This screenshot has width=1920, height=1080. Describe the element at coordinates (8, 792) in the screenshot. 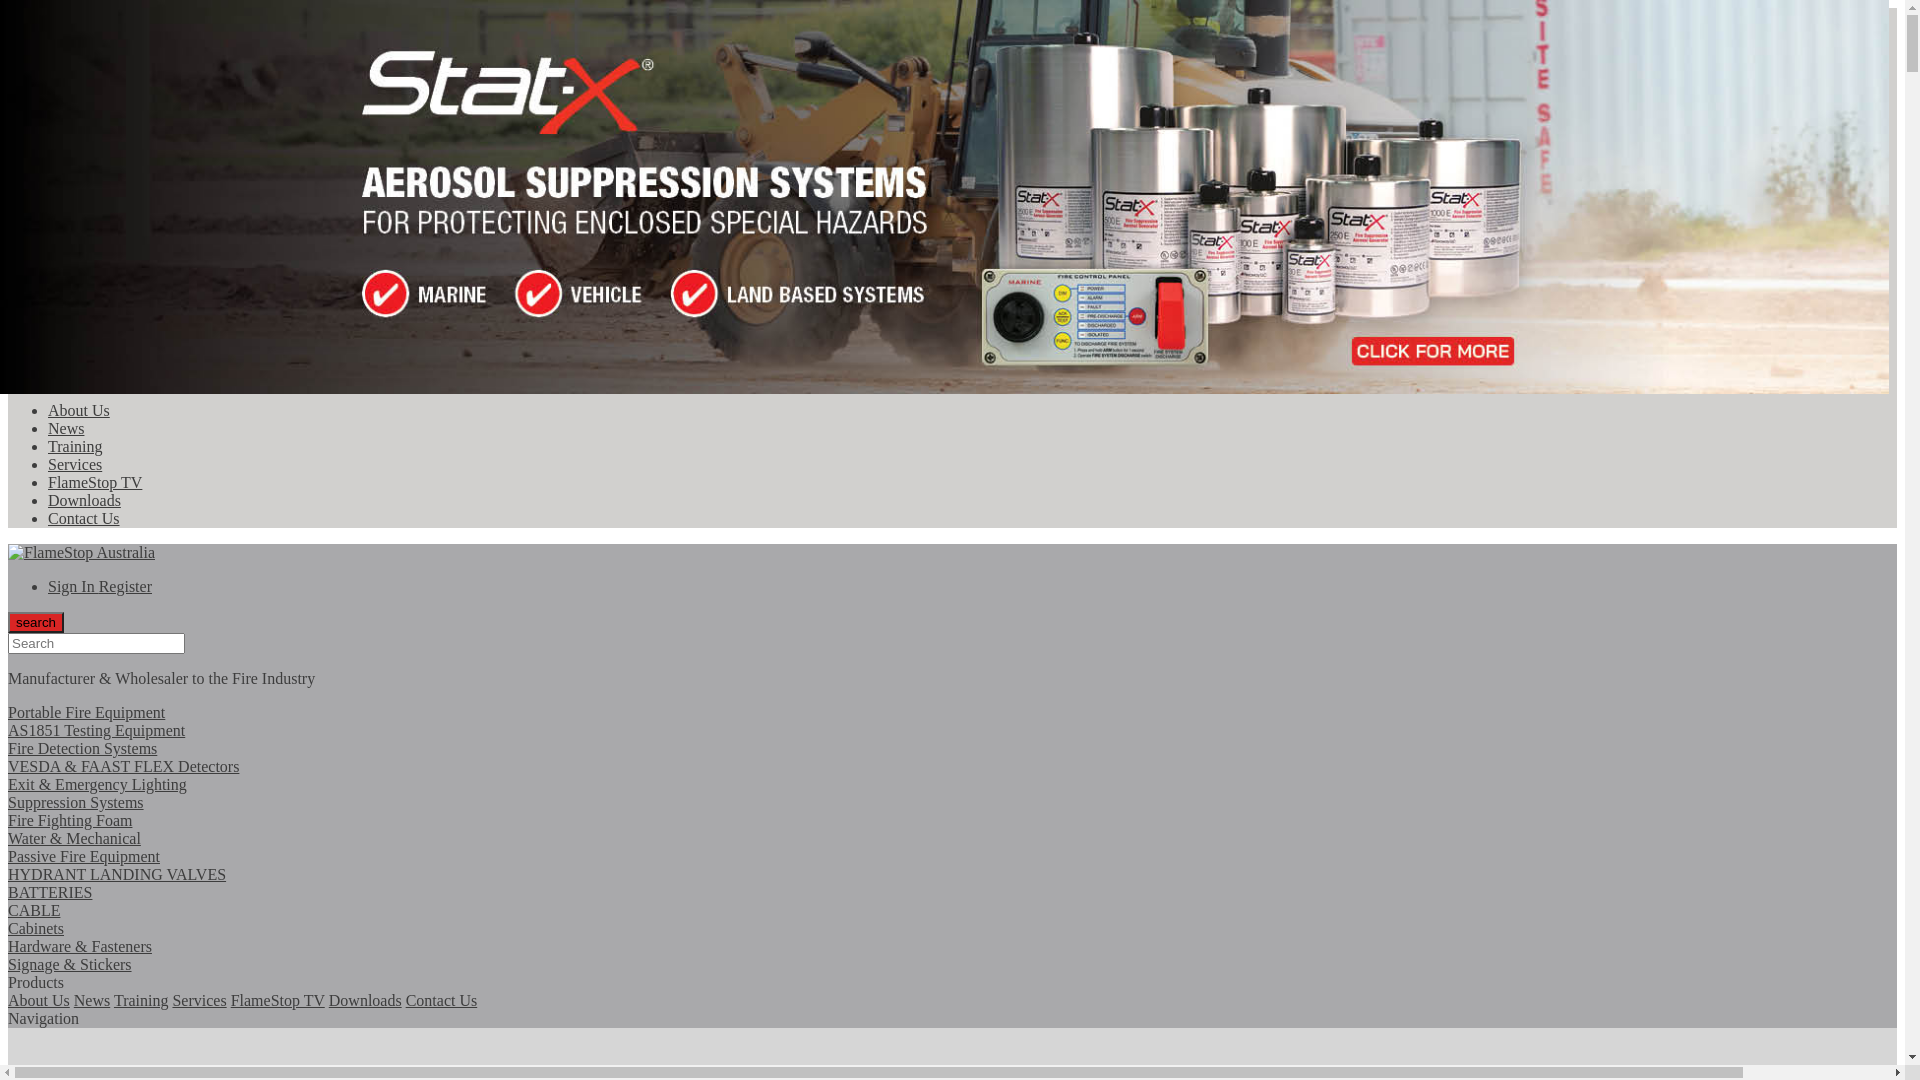

I see `'Exit & Emergency Lighting'` at that location.